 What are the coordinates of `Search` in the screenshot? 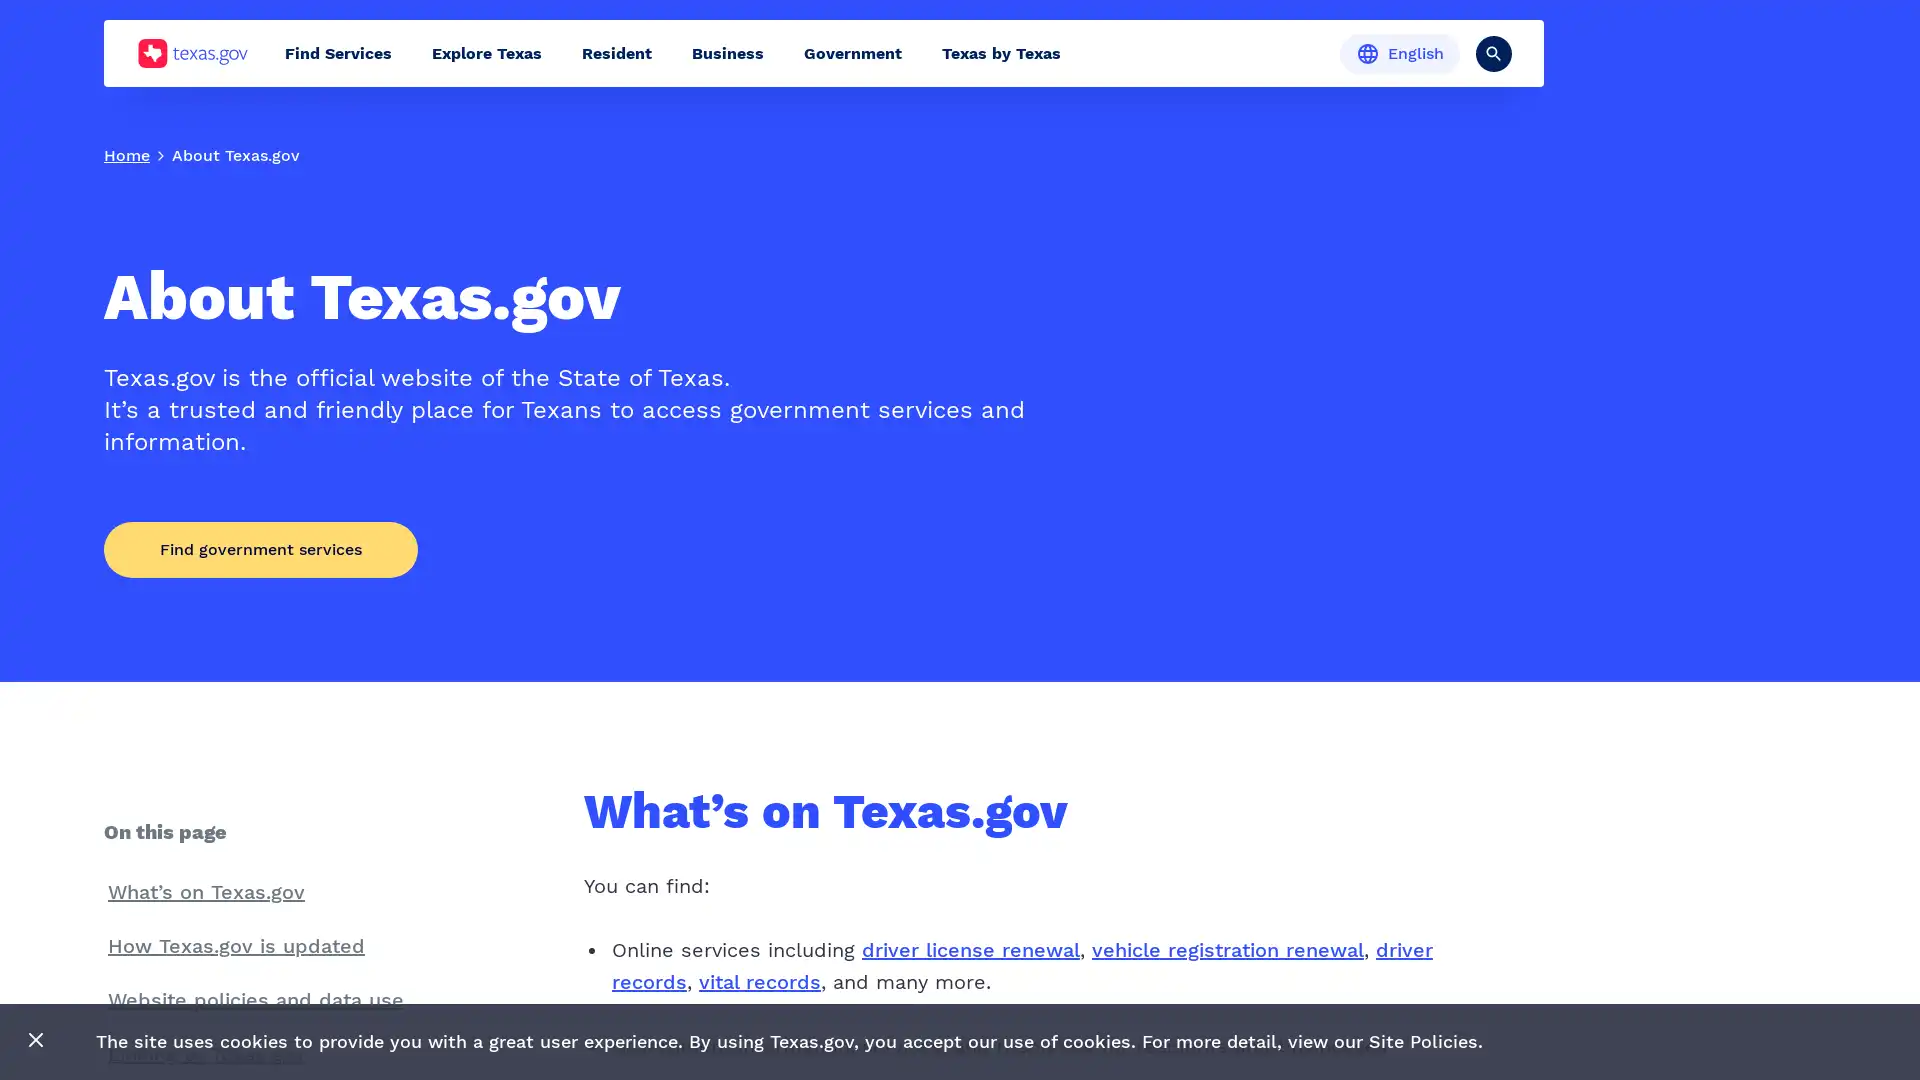 It's located at (1493, 52).